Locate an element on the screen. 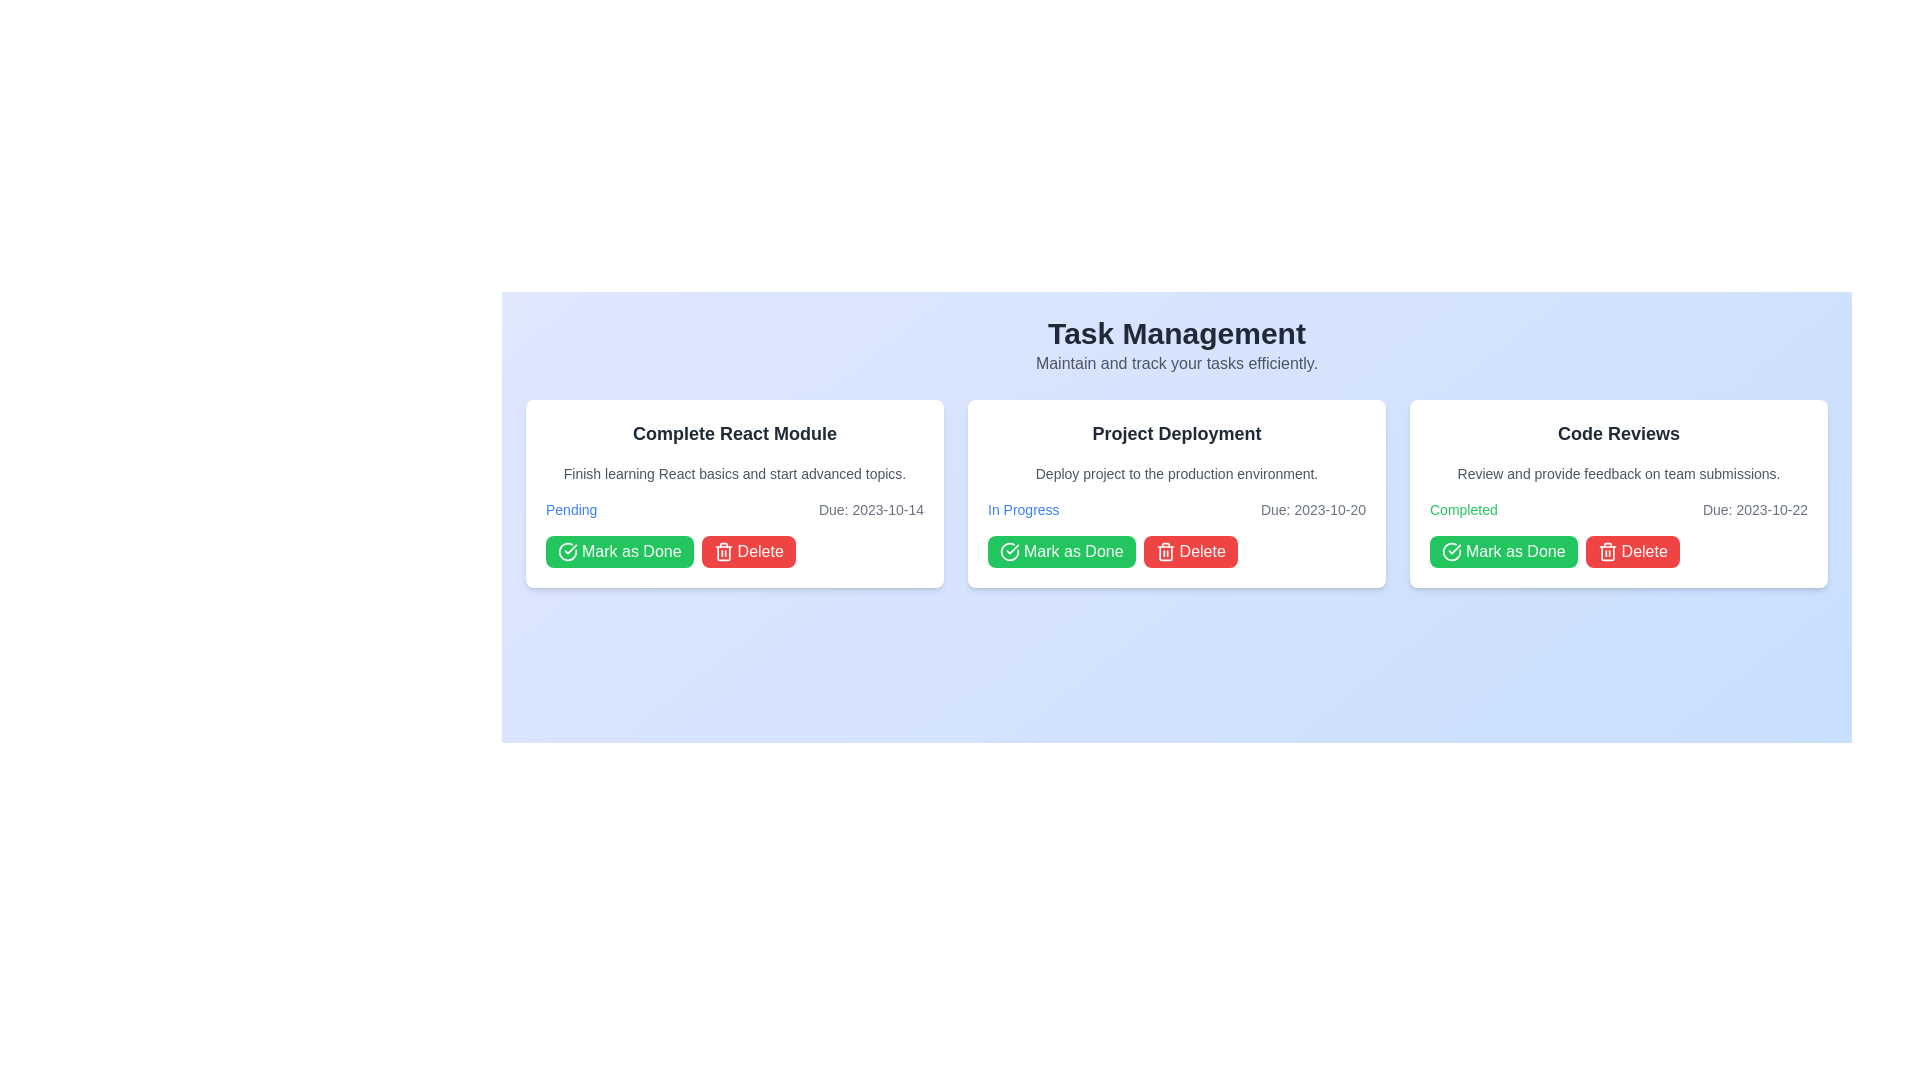 This screenshot has width=1920, height=1080. the 'Mark as Done' or 'Delete' buttons within the 'Code Reviews' task card, which is the third card in the grid layout located at the rightmost end is located at coordinates (1618, 493).